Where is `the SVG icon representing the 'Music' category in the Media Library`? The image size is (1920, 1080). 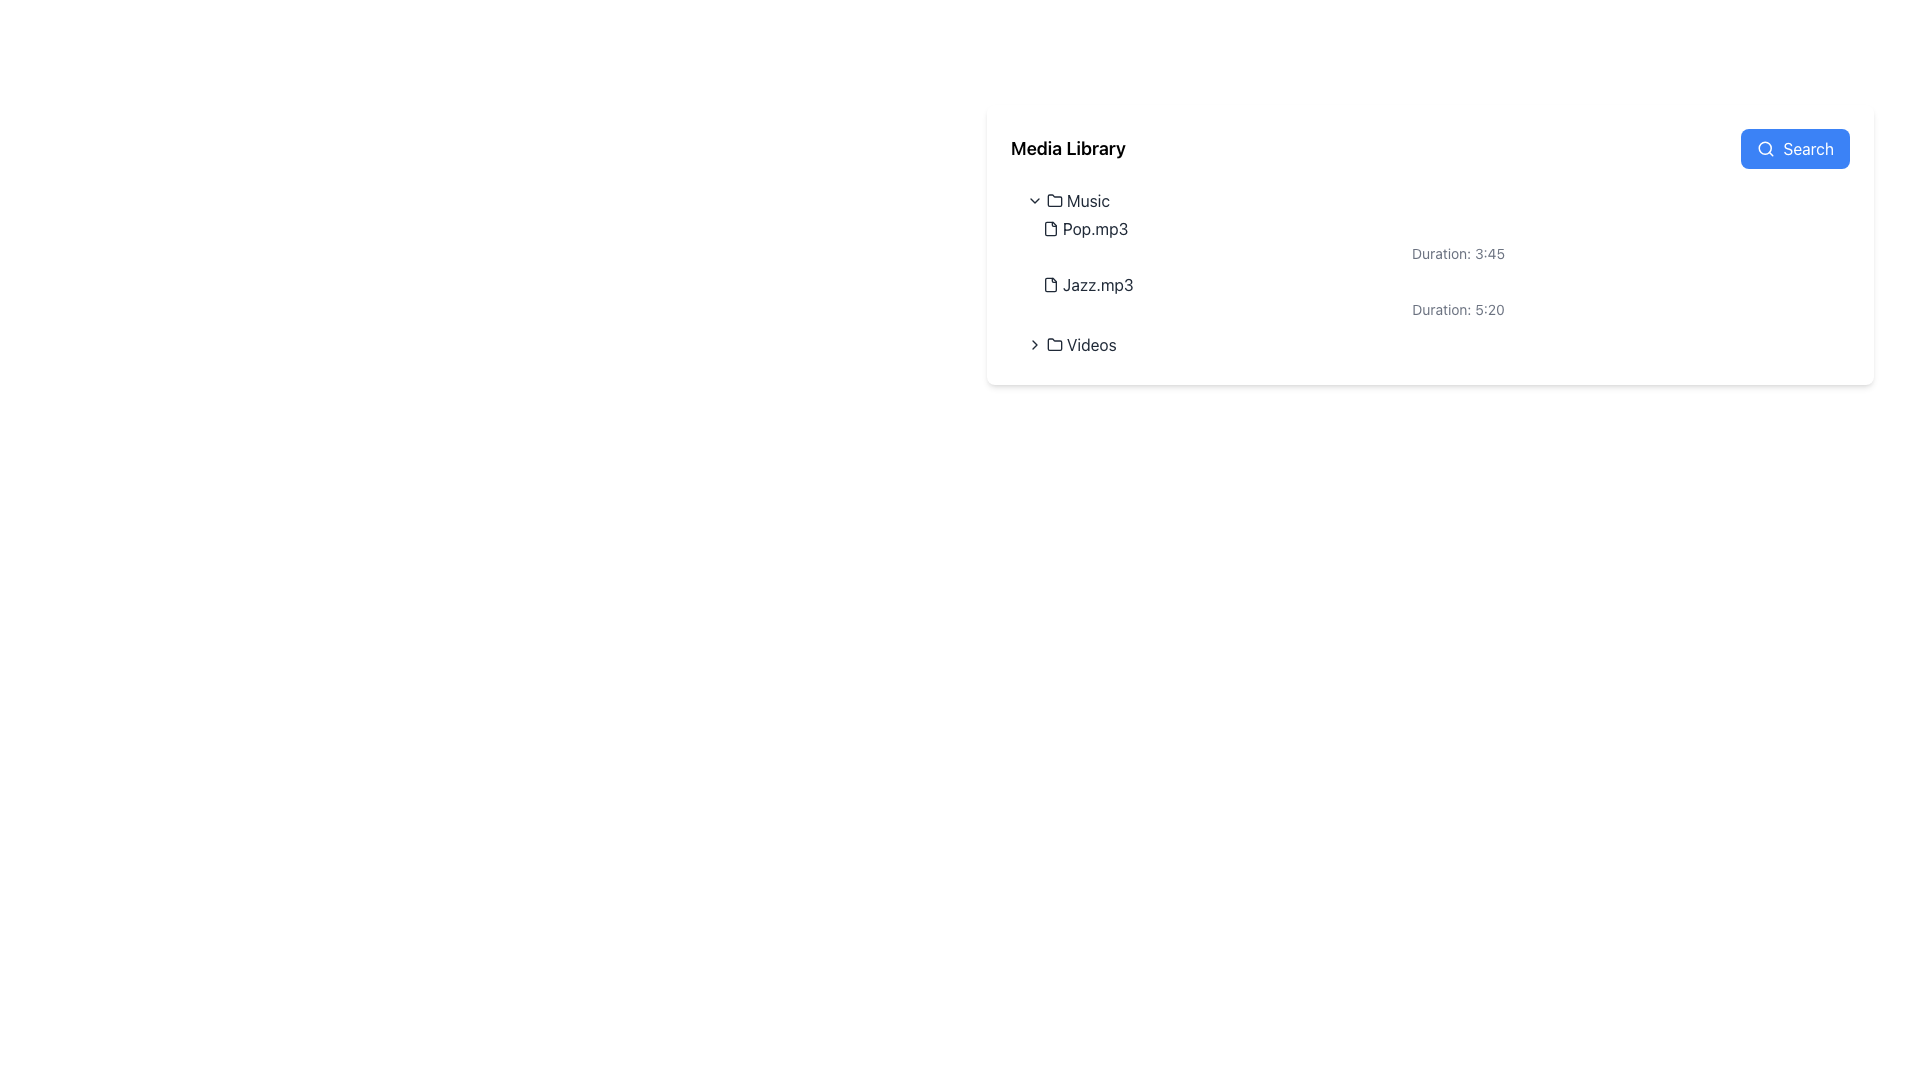
the SVG icon representing the 'Music' category in the Media Library is located at coordinates (1054, 200).